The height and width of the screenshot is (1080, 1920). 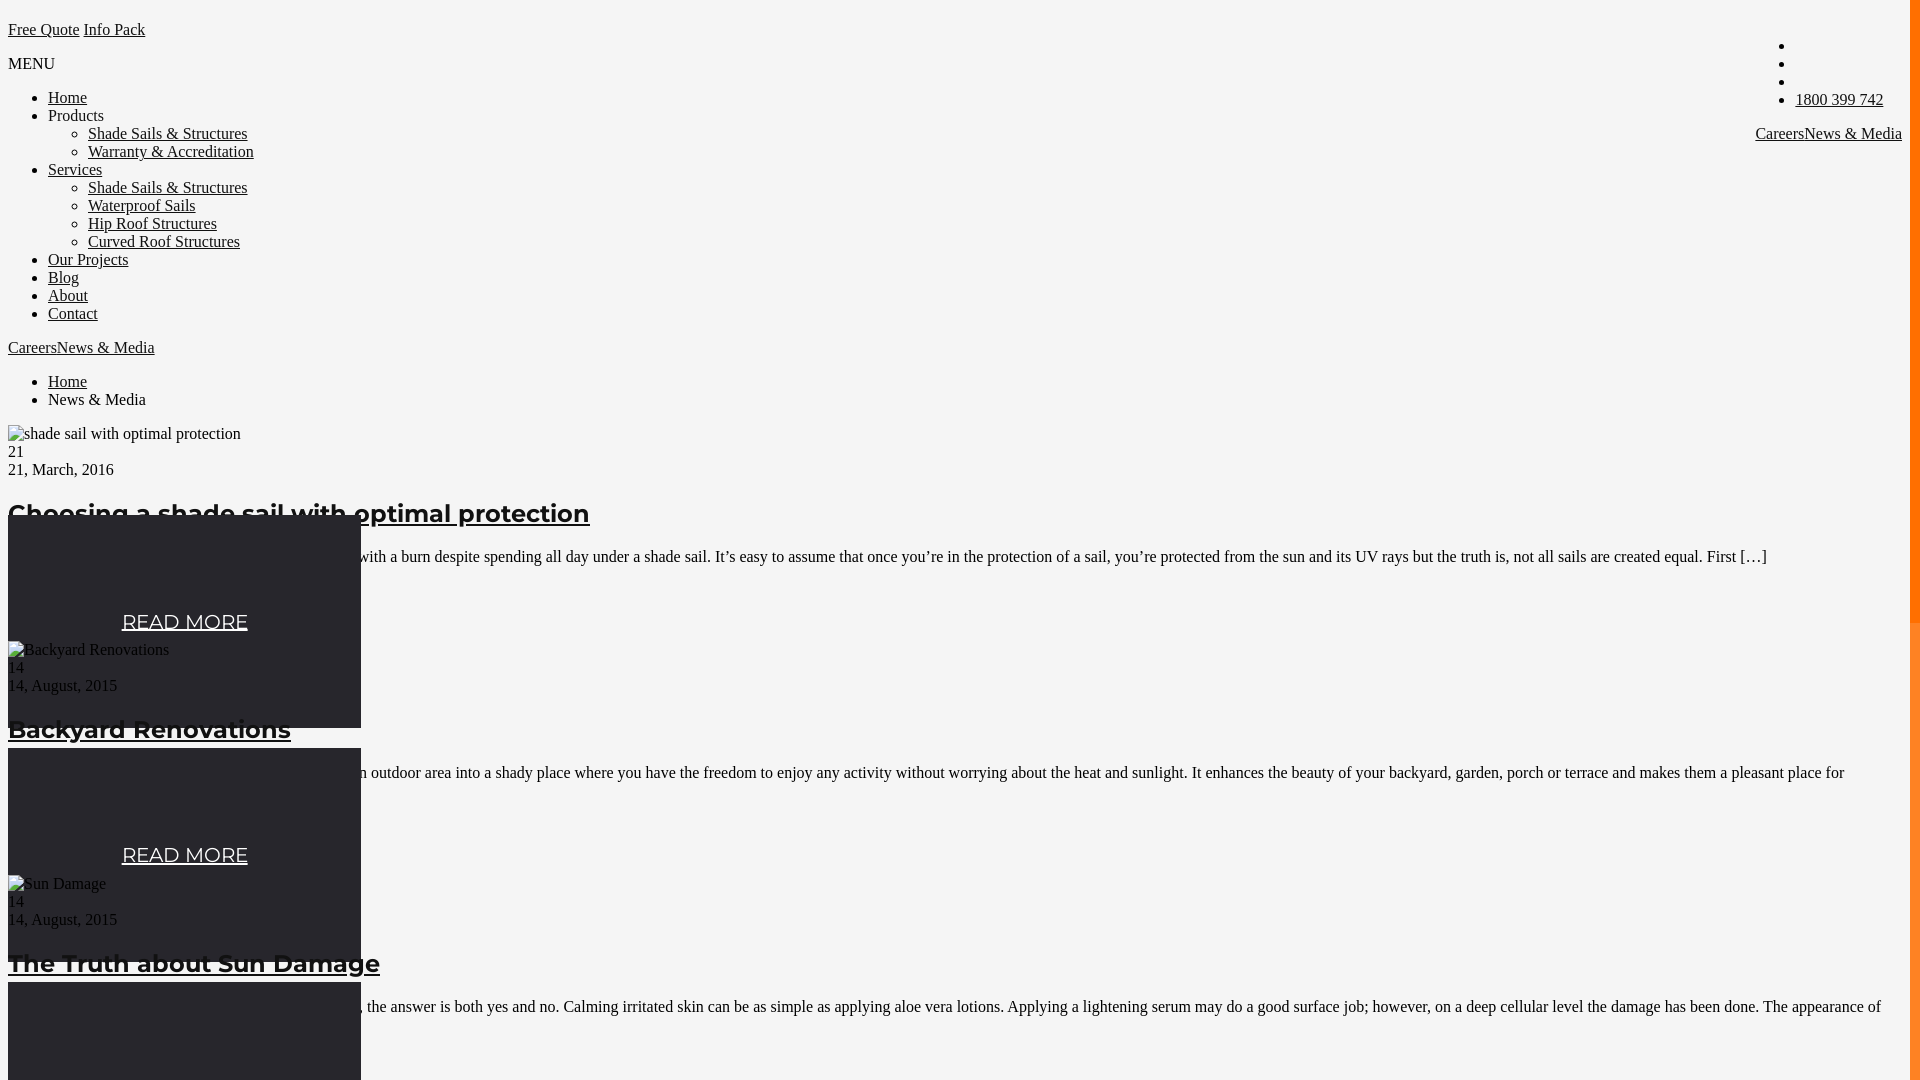 What do you see at coordinates (163, 240) in the screenshot?
I see `'Curved Roof Structures'` at bounding box center [163, 240].